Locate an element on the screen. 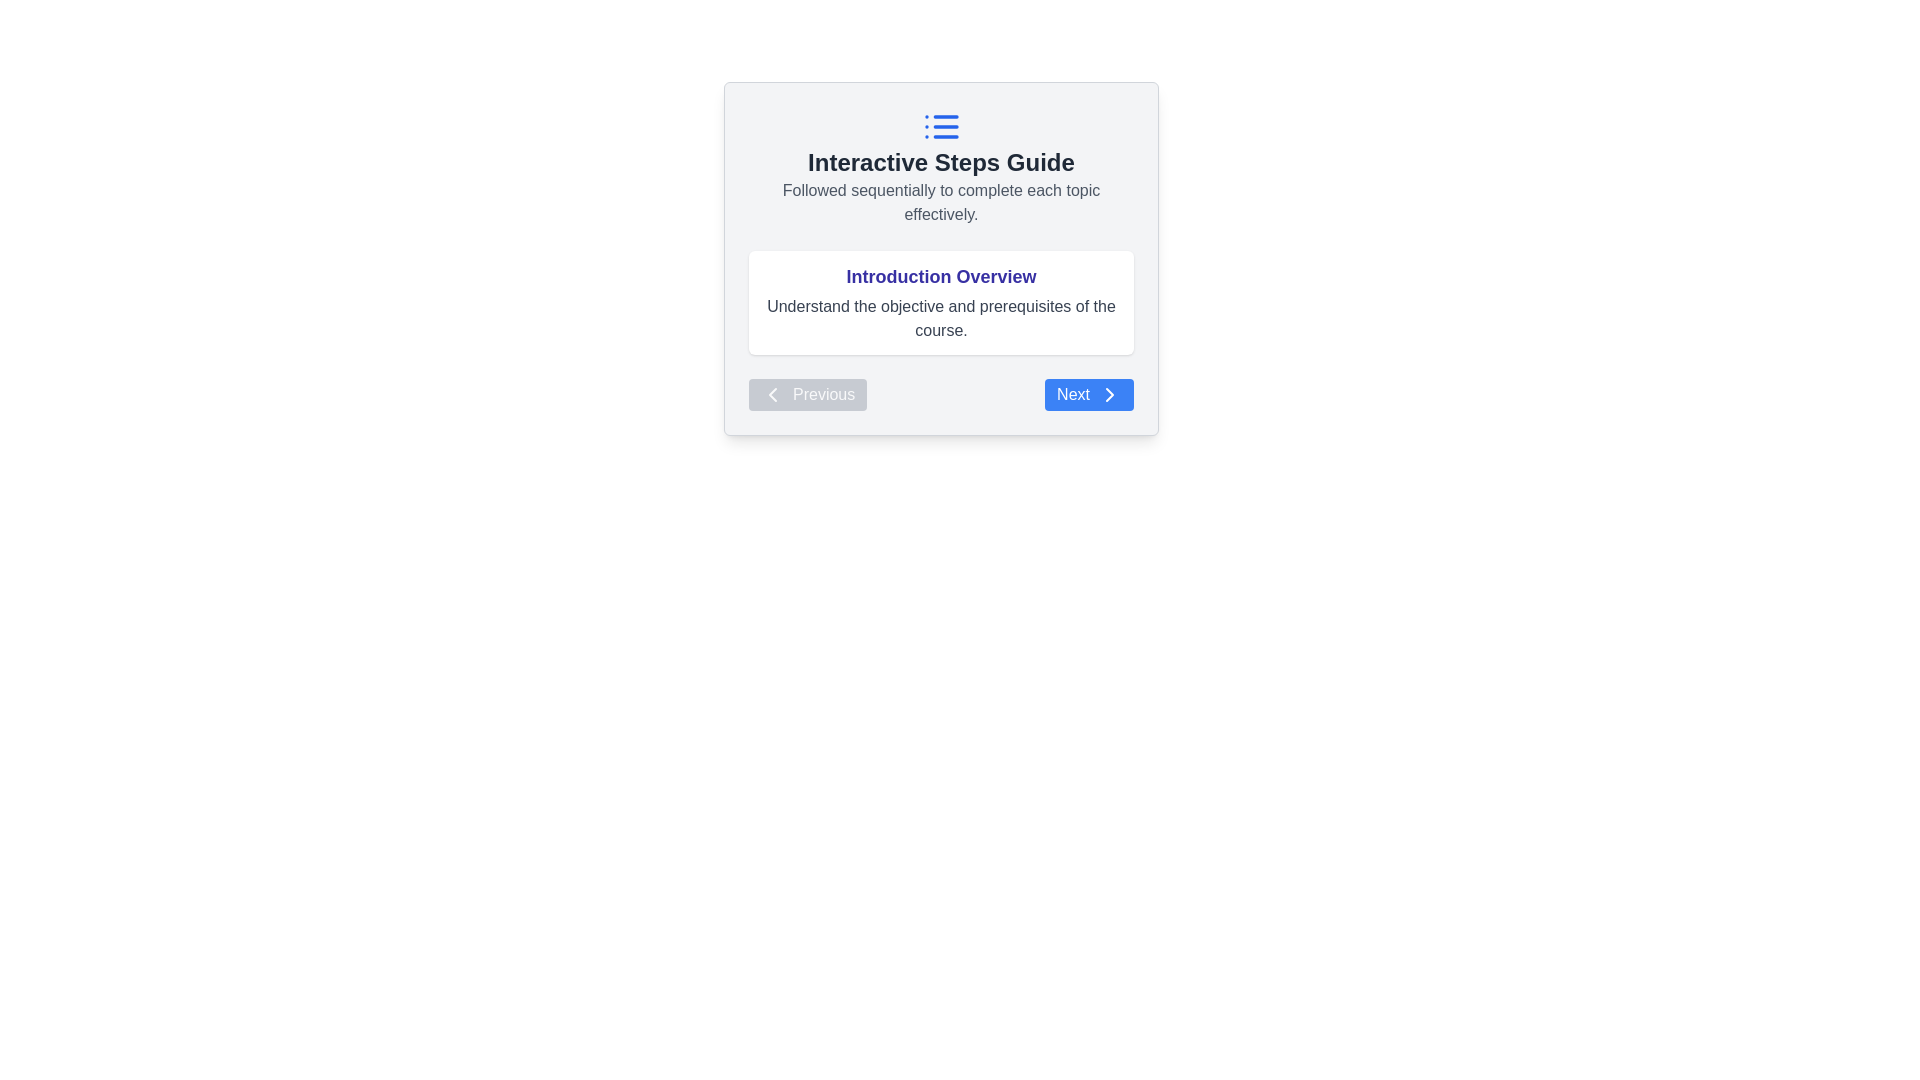 The height and width of the screenshot is (1080, 1920). the text label displaying 'Followed sequentially to complete each topic effectively.' which is positioned directly below the title 'Interactive Steps Guide' is located at coordinates (940, 203).